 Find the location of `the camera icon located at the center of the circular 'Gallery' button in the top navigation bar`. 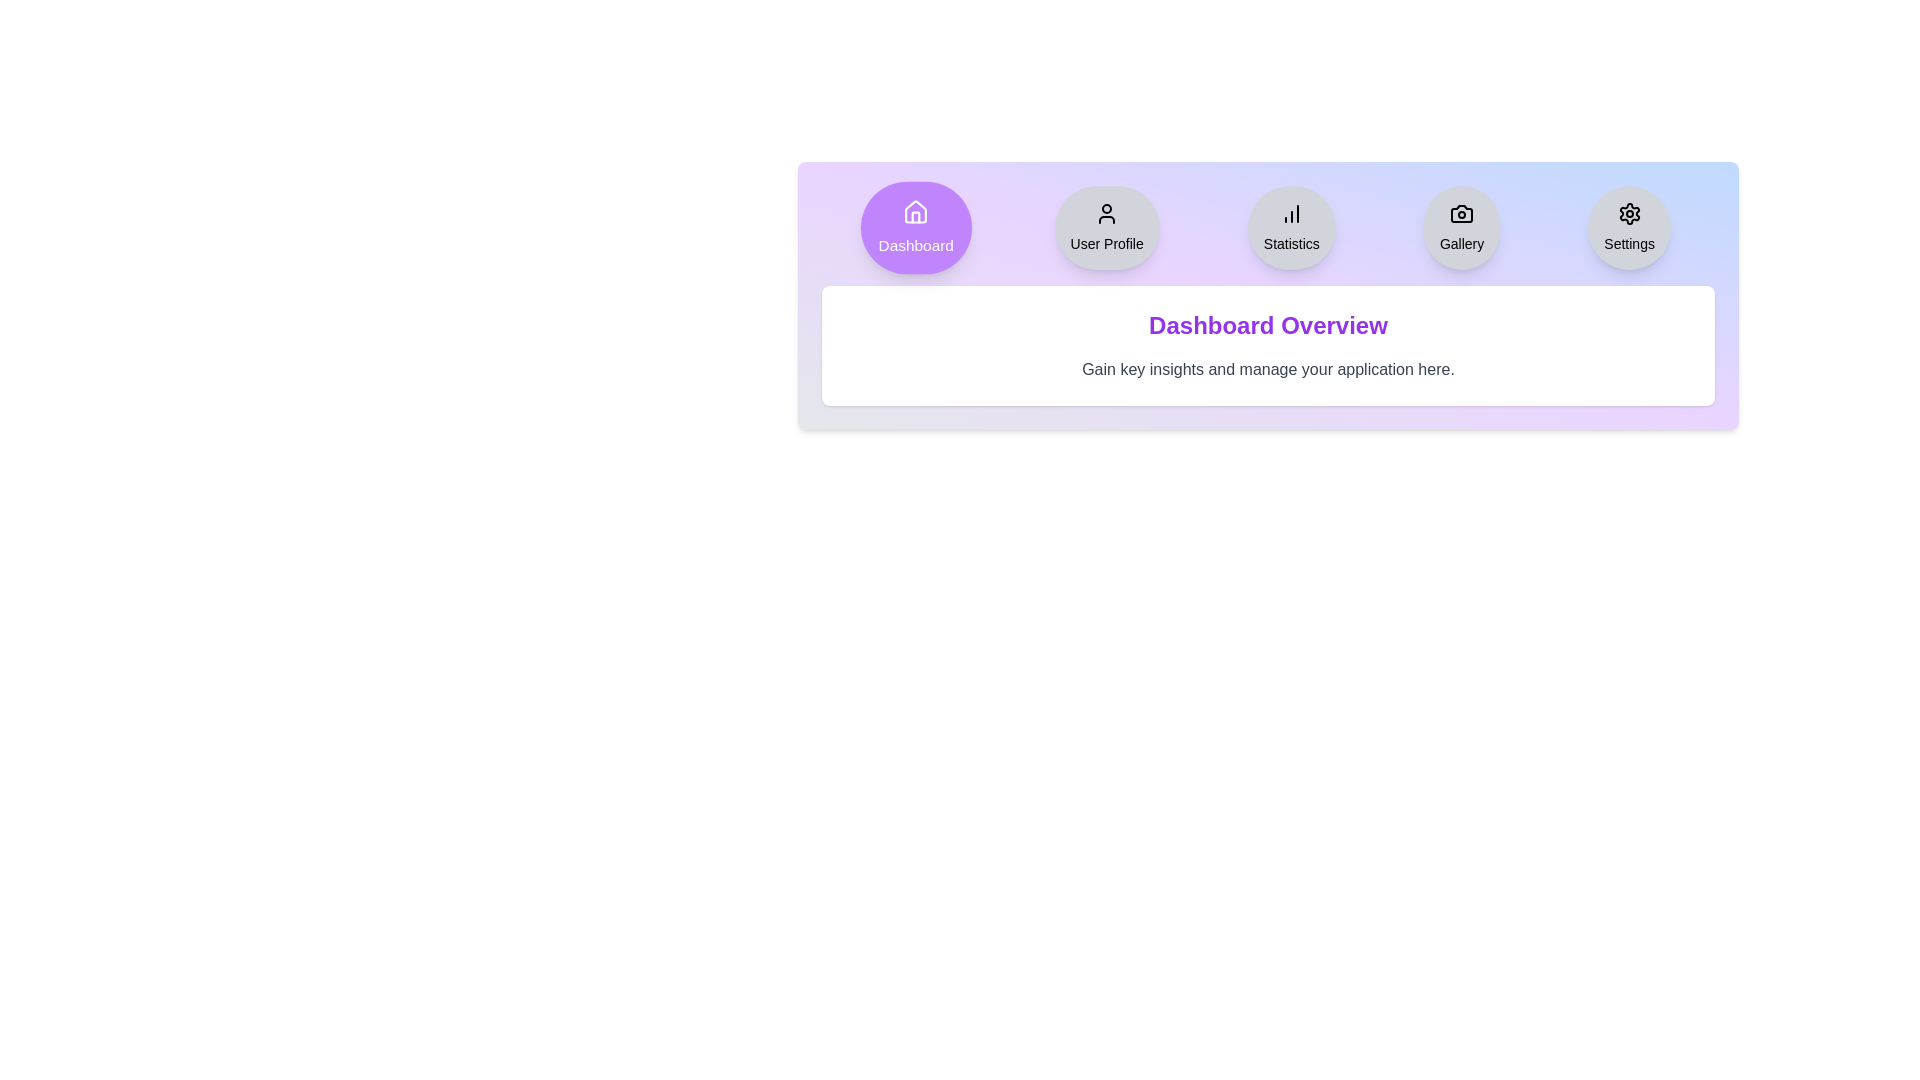

the camera icon located at the center of the circular 'Gallery' button in the top navigation bar is located at coordinates (1462, 213).